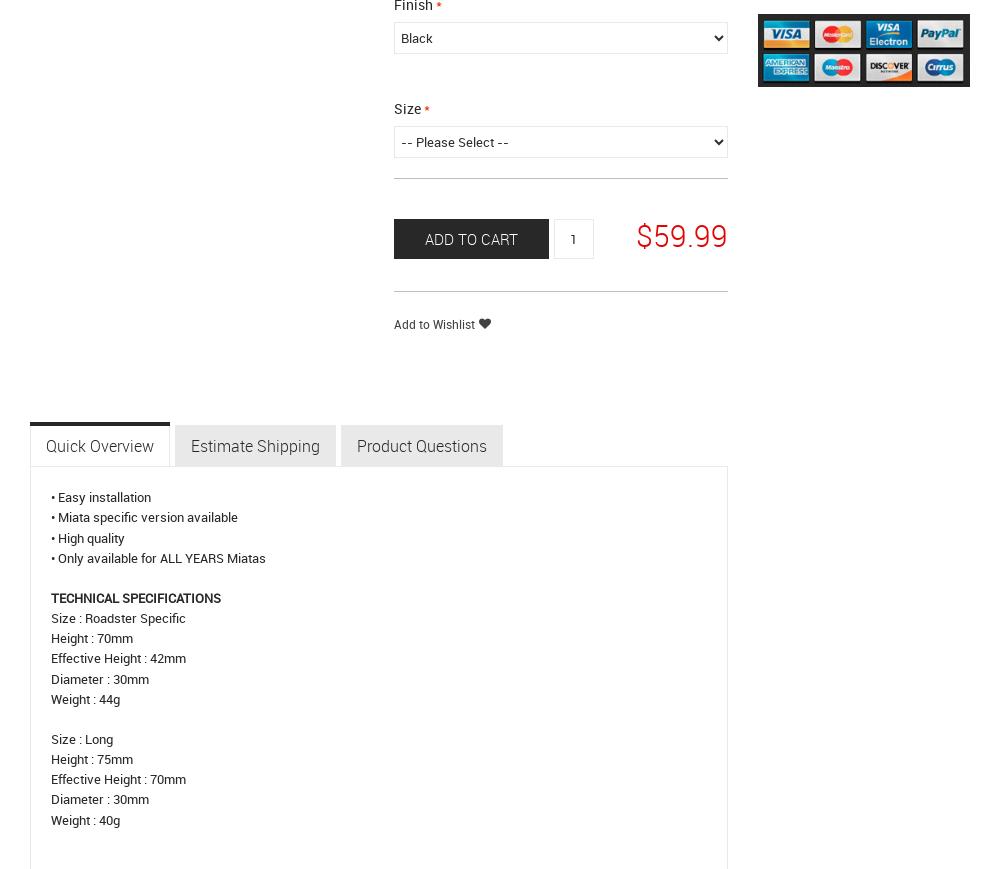  I want to click on 'Weight : 44g', so click(84, 697).